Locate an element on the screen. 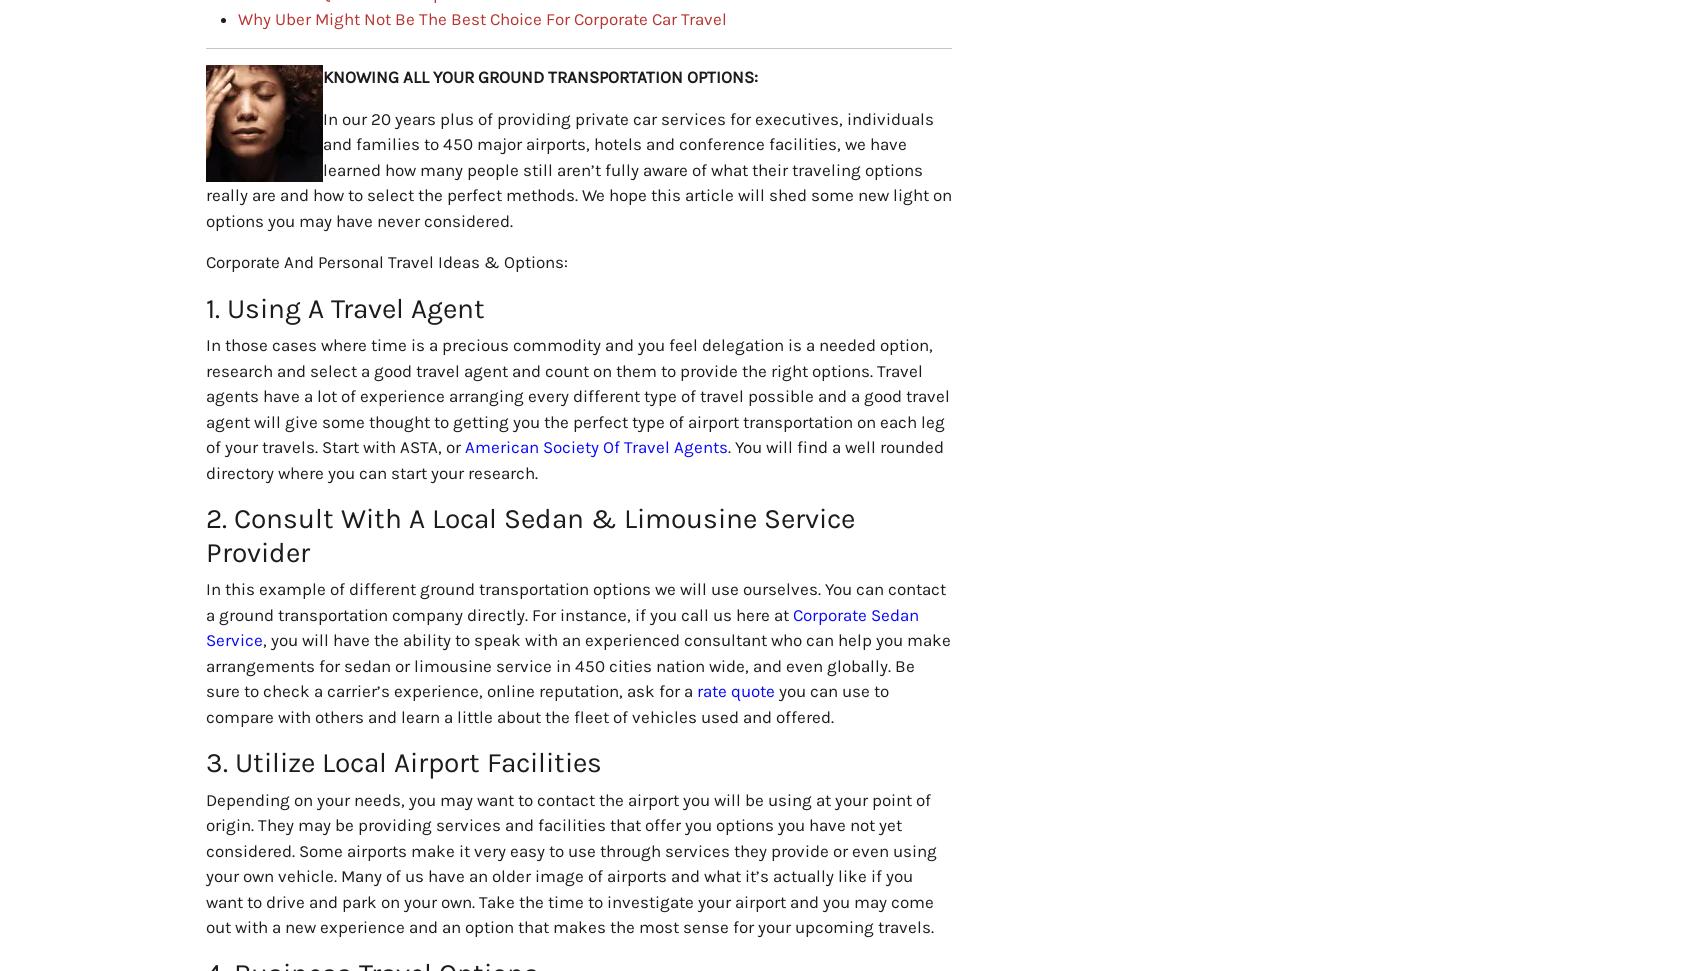 This screenshot has height=971, width=1707. 'Prom Transportation' is located at coordinates (1269, 628).